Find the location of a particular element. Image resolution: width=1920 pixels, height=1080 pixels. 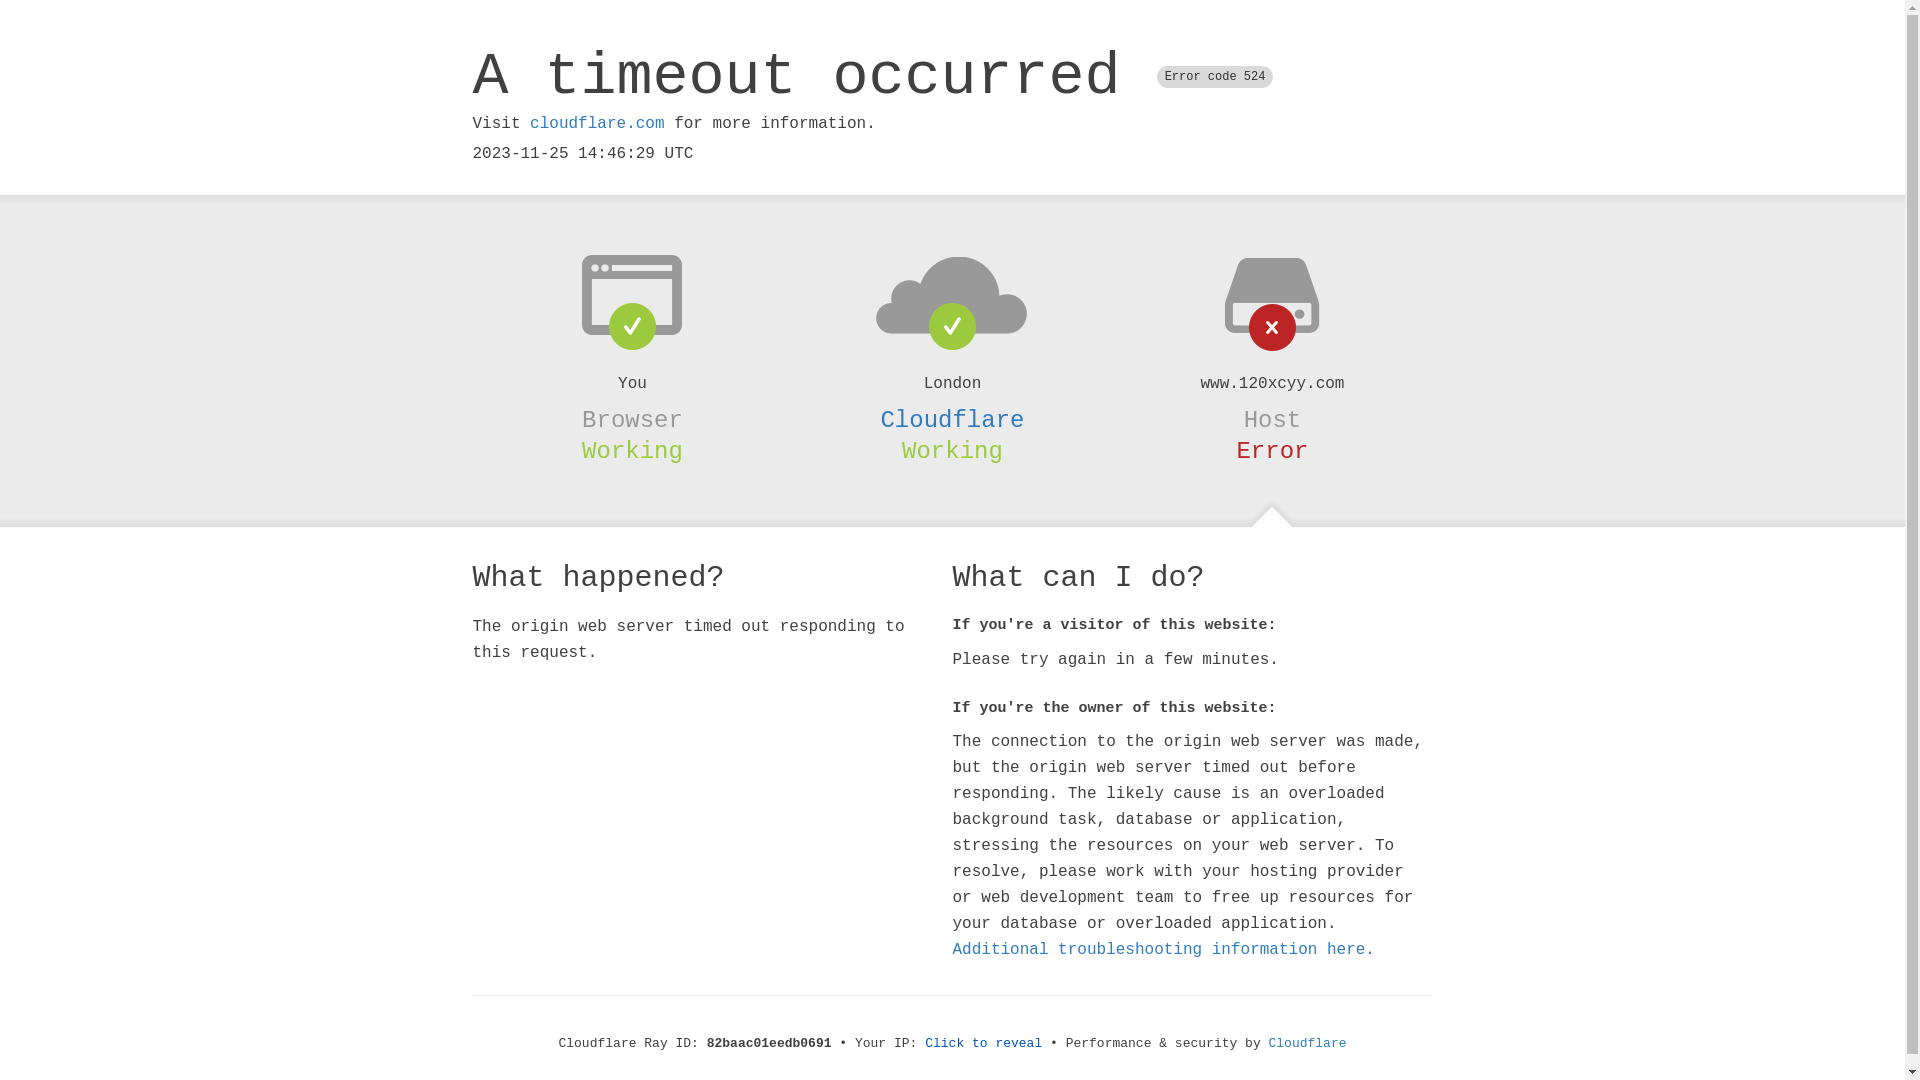

'Click to reveal' is located at coordinates (983, 1042).